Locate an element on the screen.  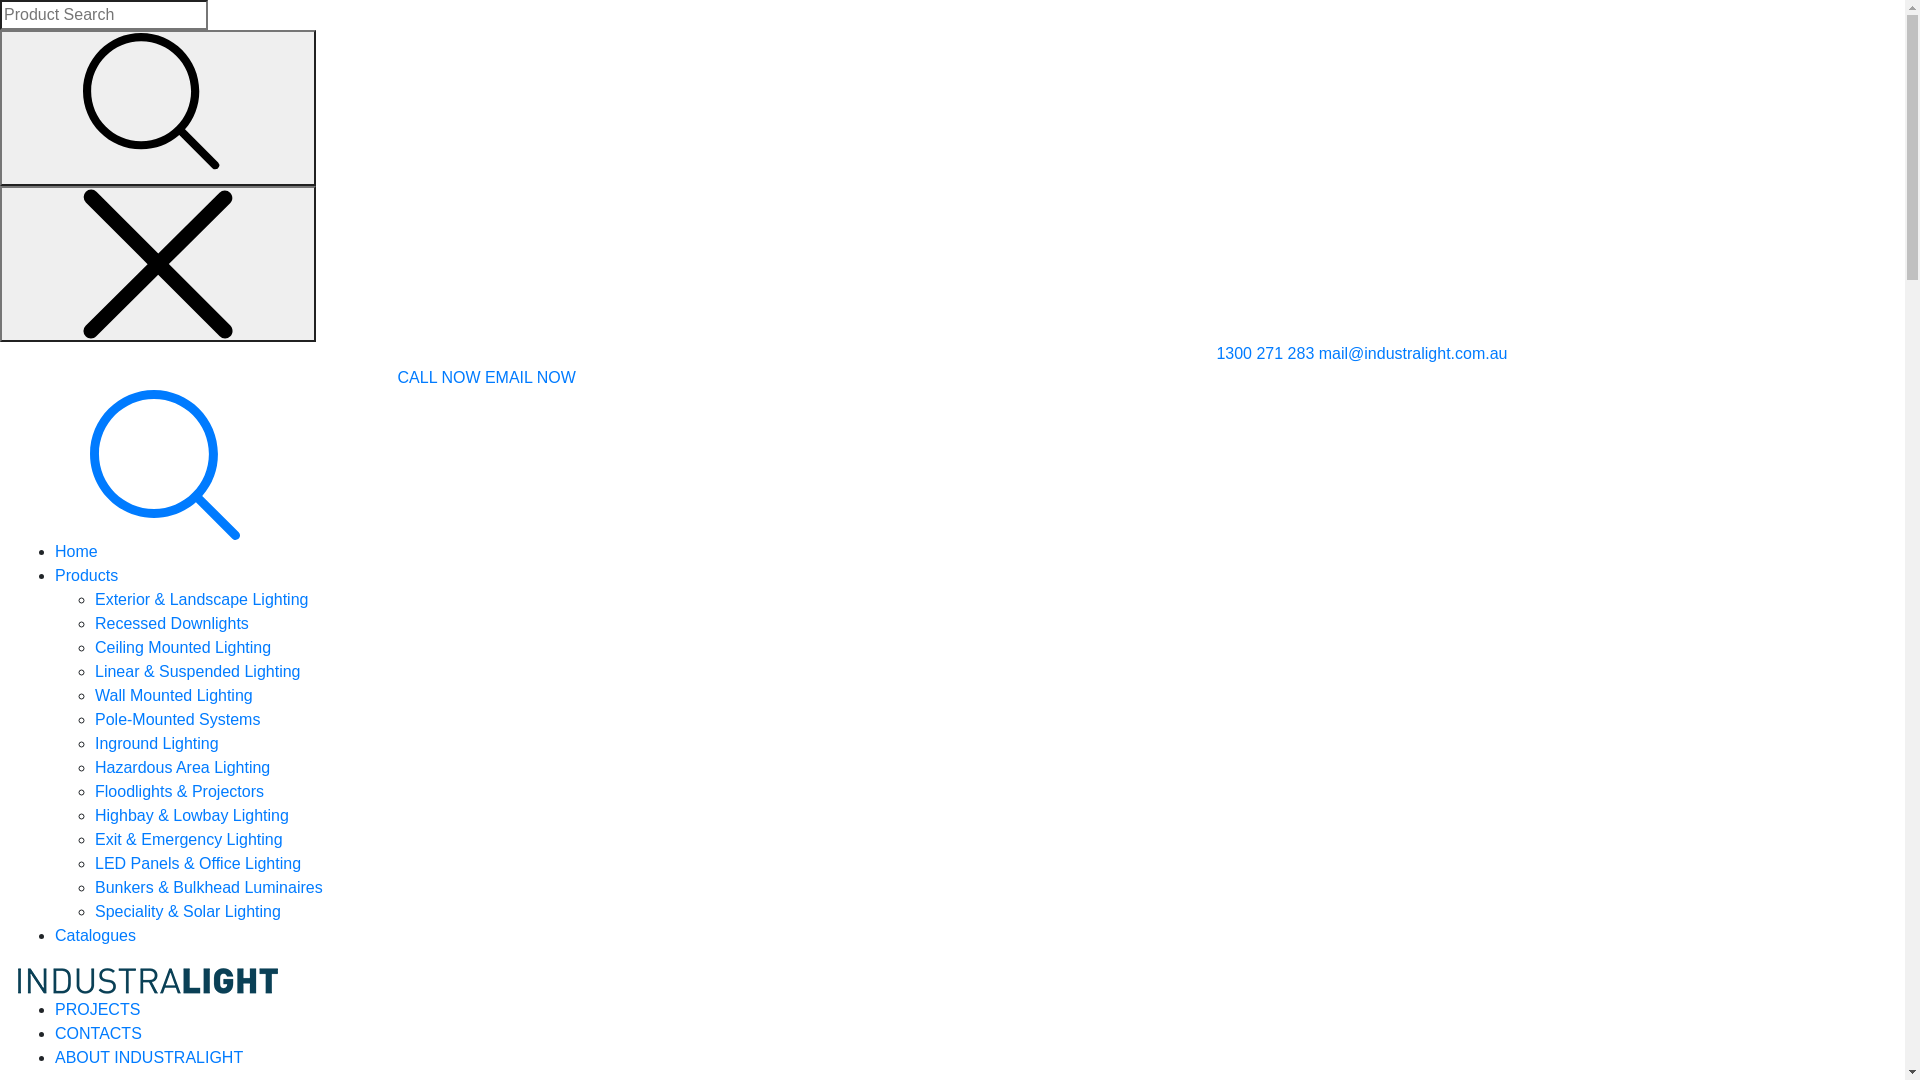
'Hazardous Area Lighting' is located at coordinates (182, 766).